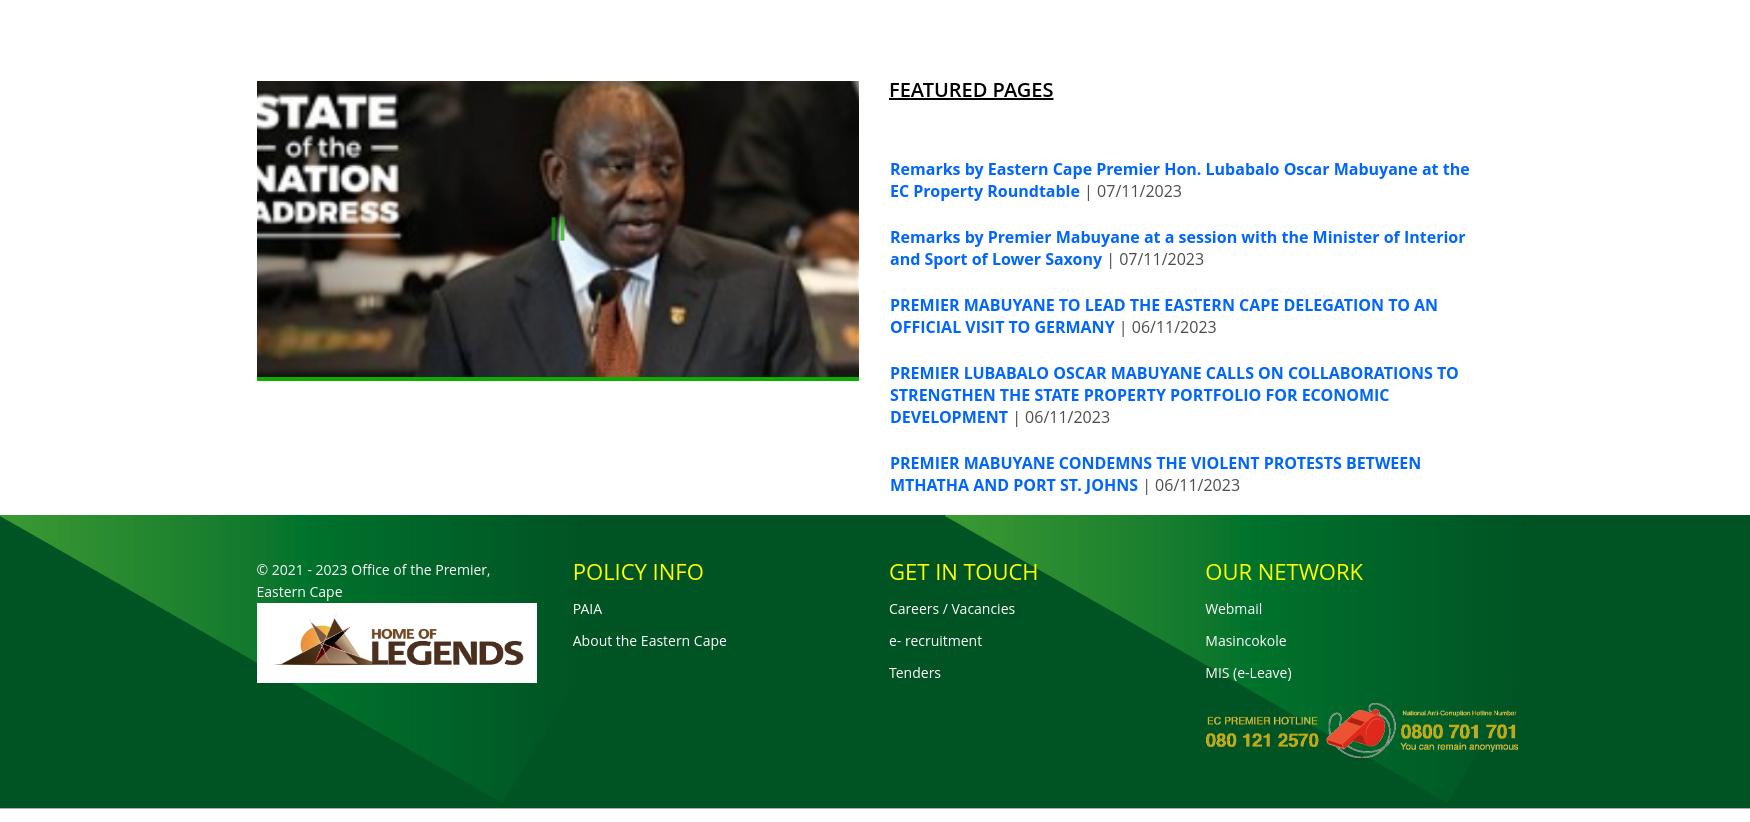 The image size is (1750, 822). I want to click on 'Masincokole', so click(1245, 639).